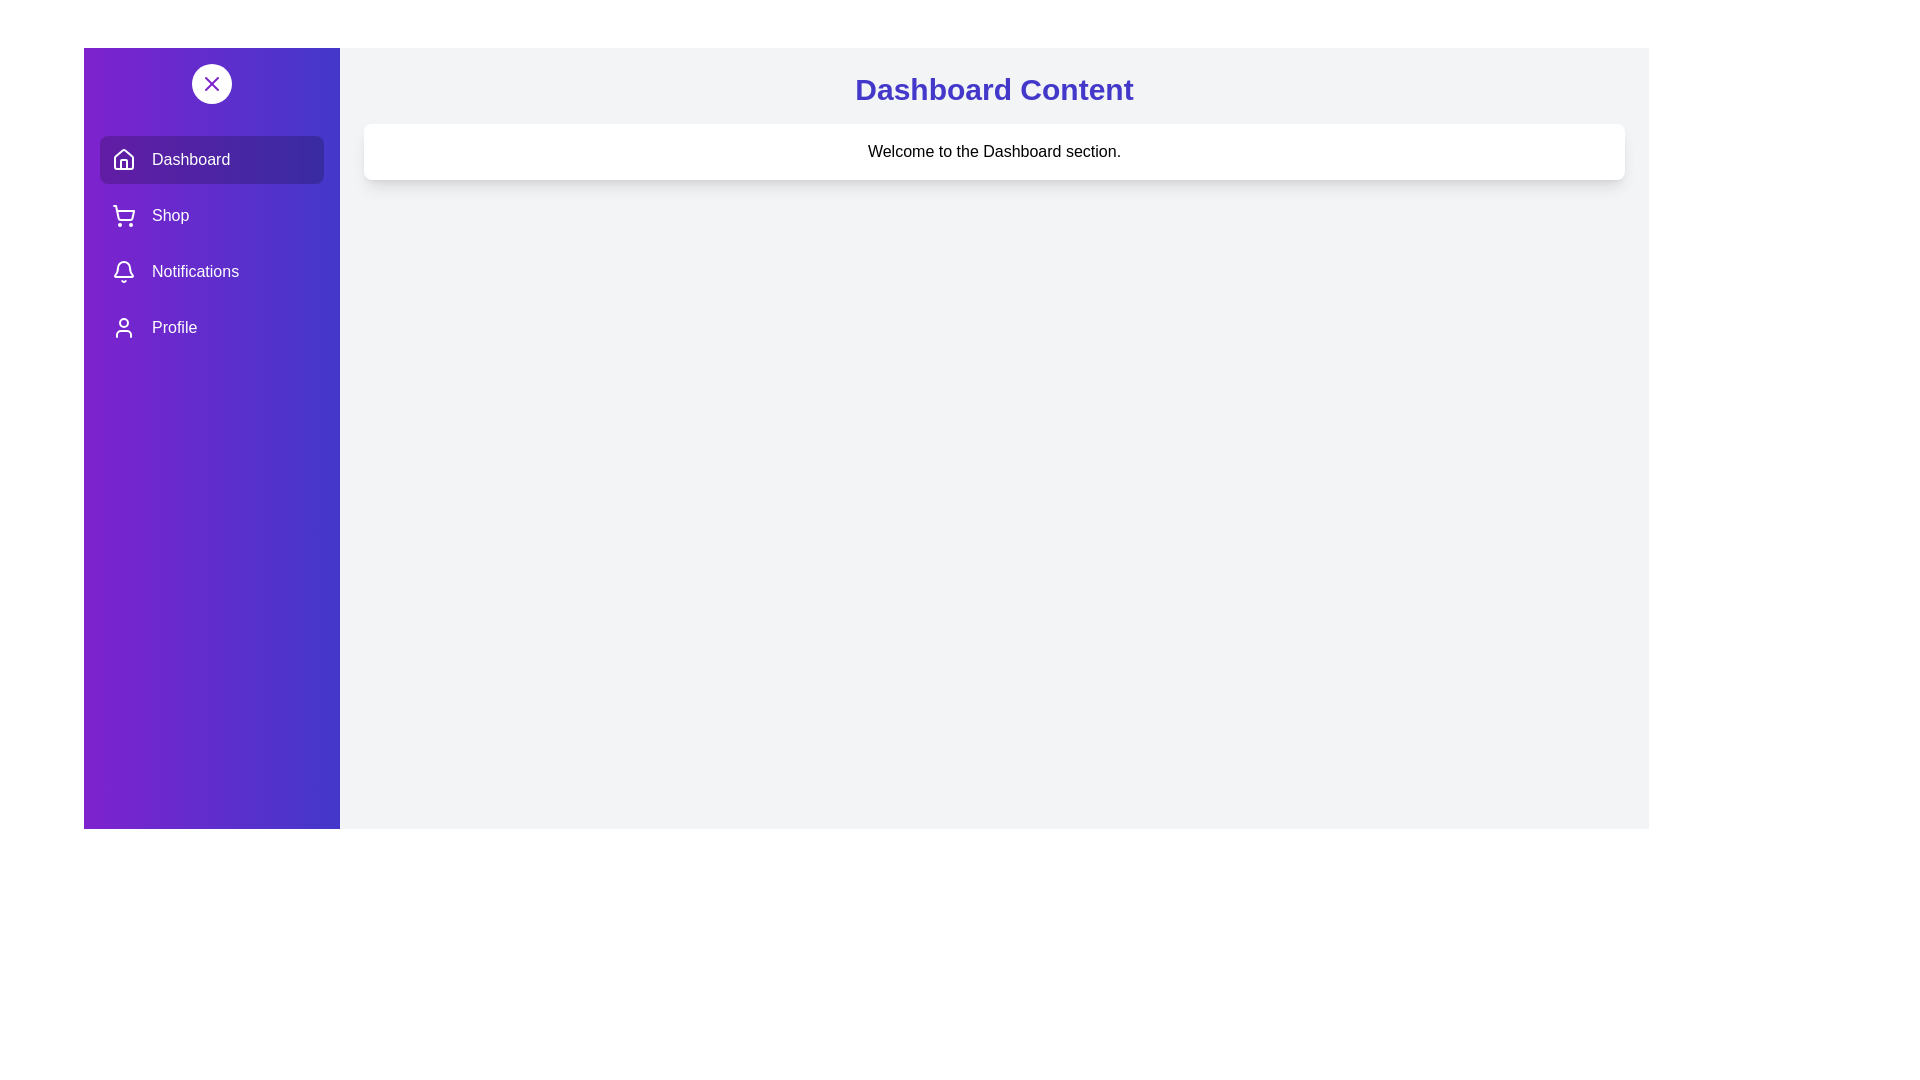  What do you see at coordinates (211, 272) in the screenshot?
I see `the Notifications section in the drawer to activate it` at bounding box center [211, 272].